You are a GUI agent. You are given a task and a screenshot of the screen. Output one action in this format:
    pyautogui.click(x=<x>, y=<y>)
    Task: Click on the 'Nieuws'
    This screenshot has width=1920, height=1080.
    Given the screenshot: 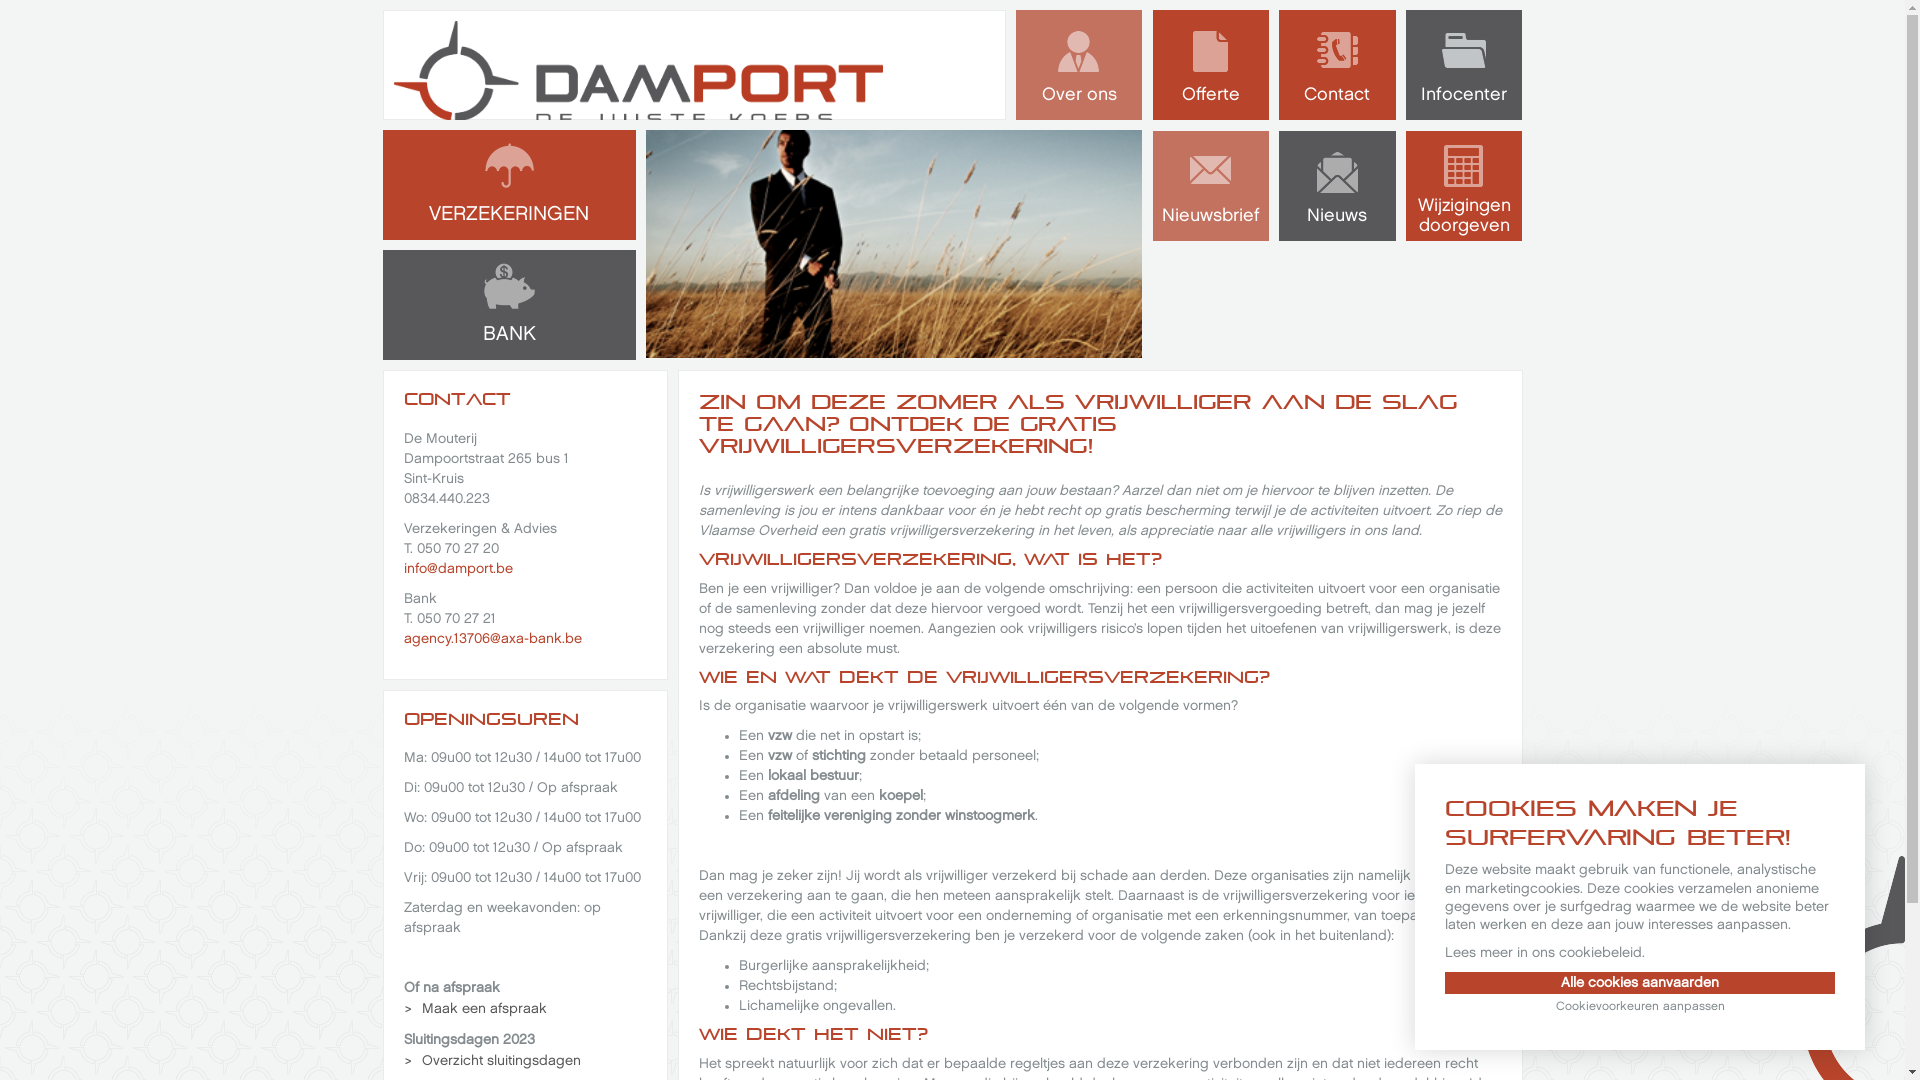 What is the action you would take?
    pyautogui.click(x=1337, y=185)
    